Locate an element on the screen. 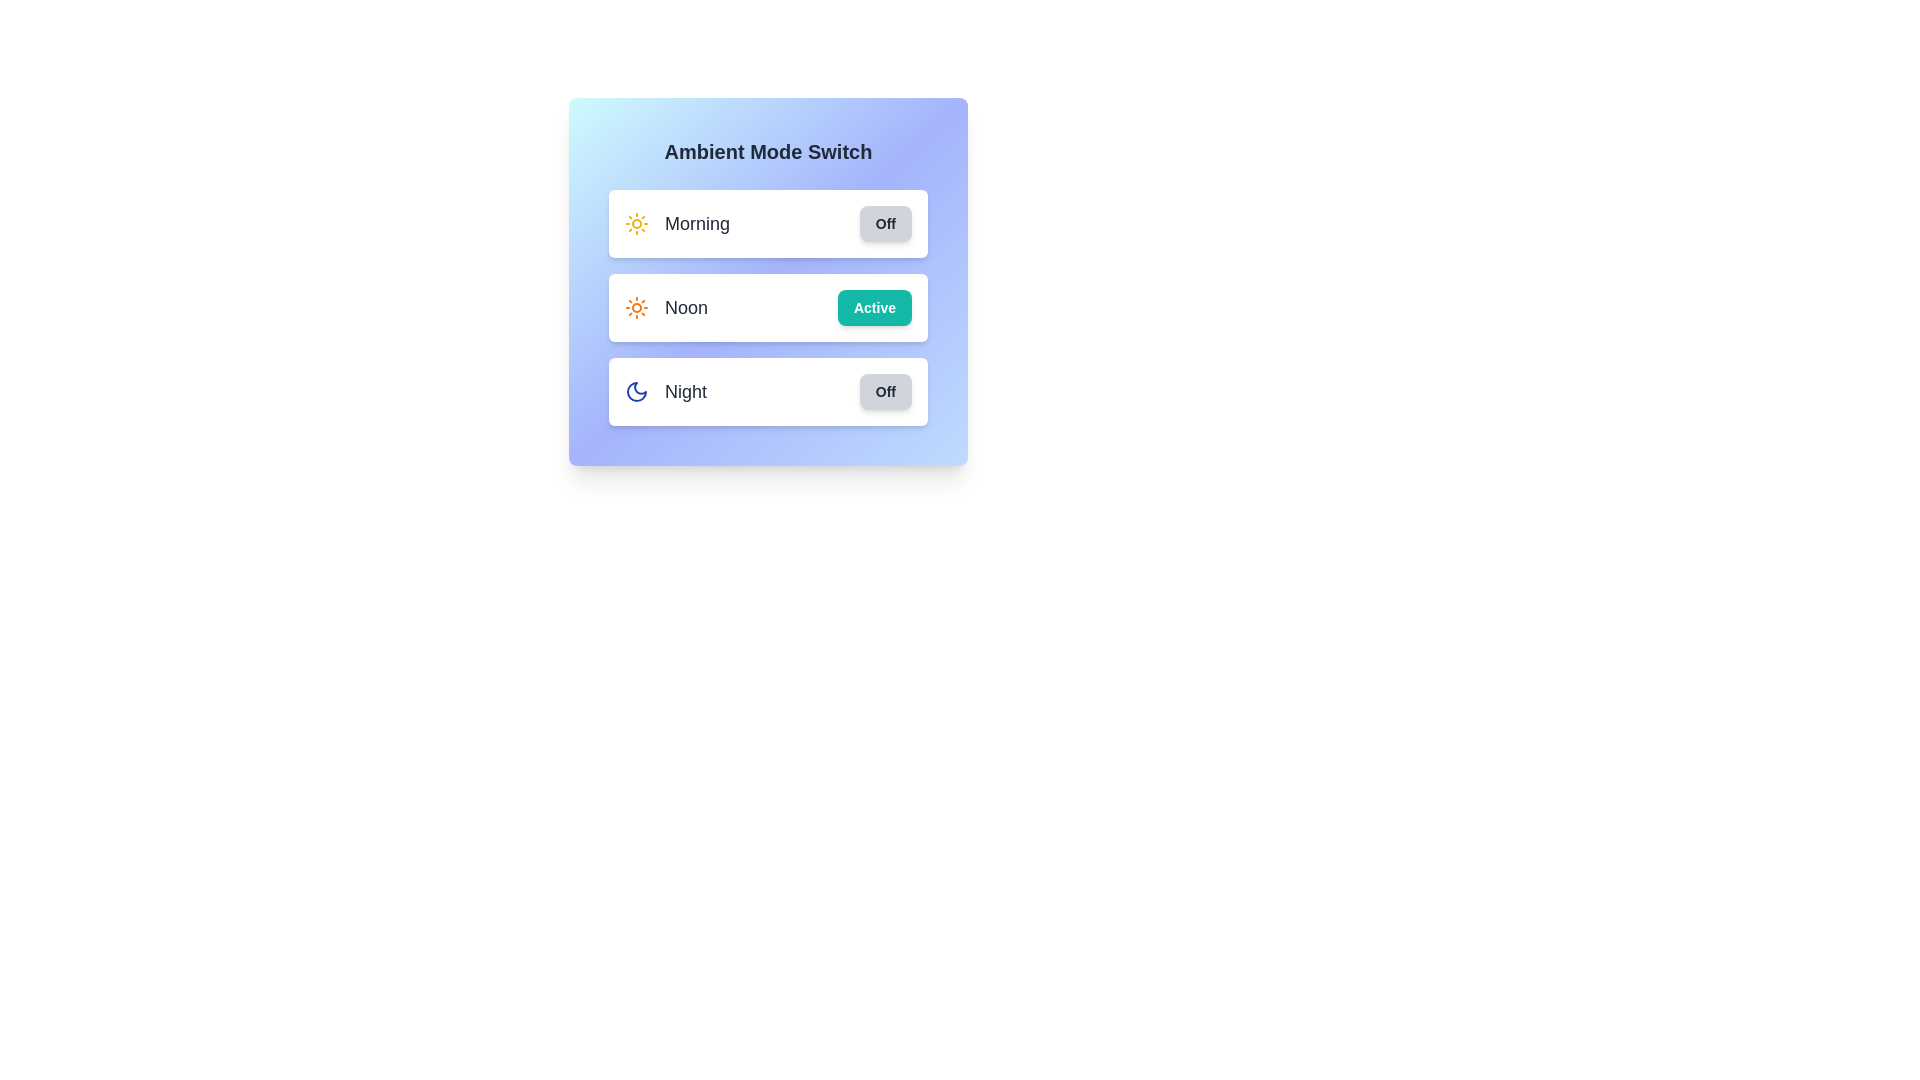 The image size is (1920, 1080). the icon representing the 'Noon' mode is located at coordinates (636, 308).